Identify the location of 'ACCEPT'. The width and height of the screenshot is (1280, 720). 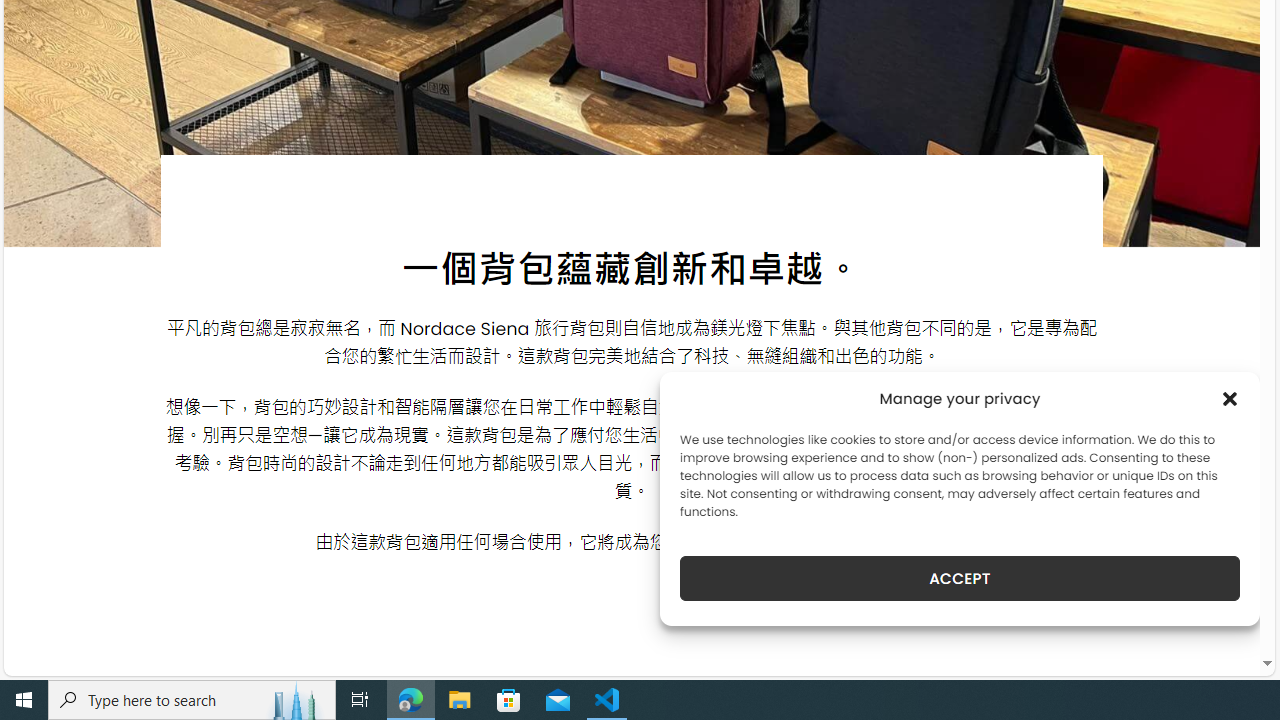
(960, 578).